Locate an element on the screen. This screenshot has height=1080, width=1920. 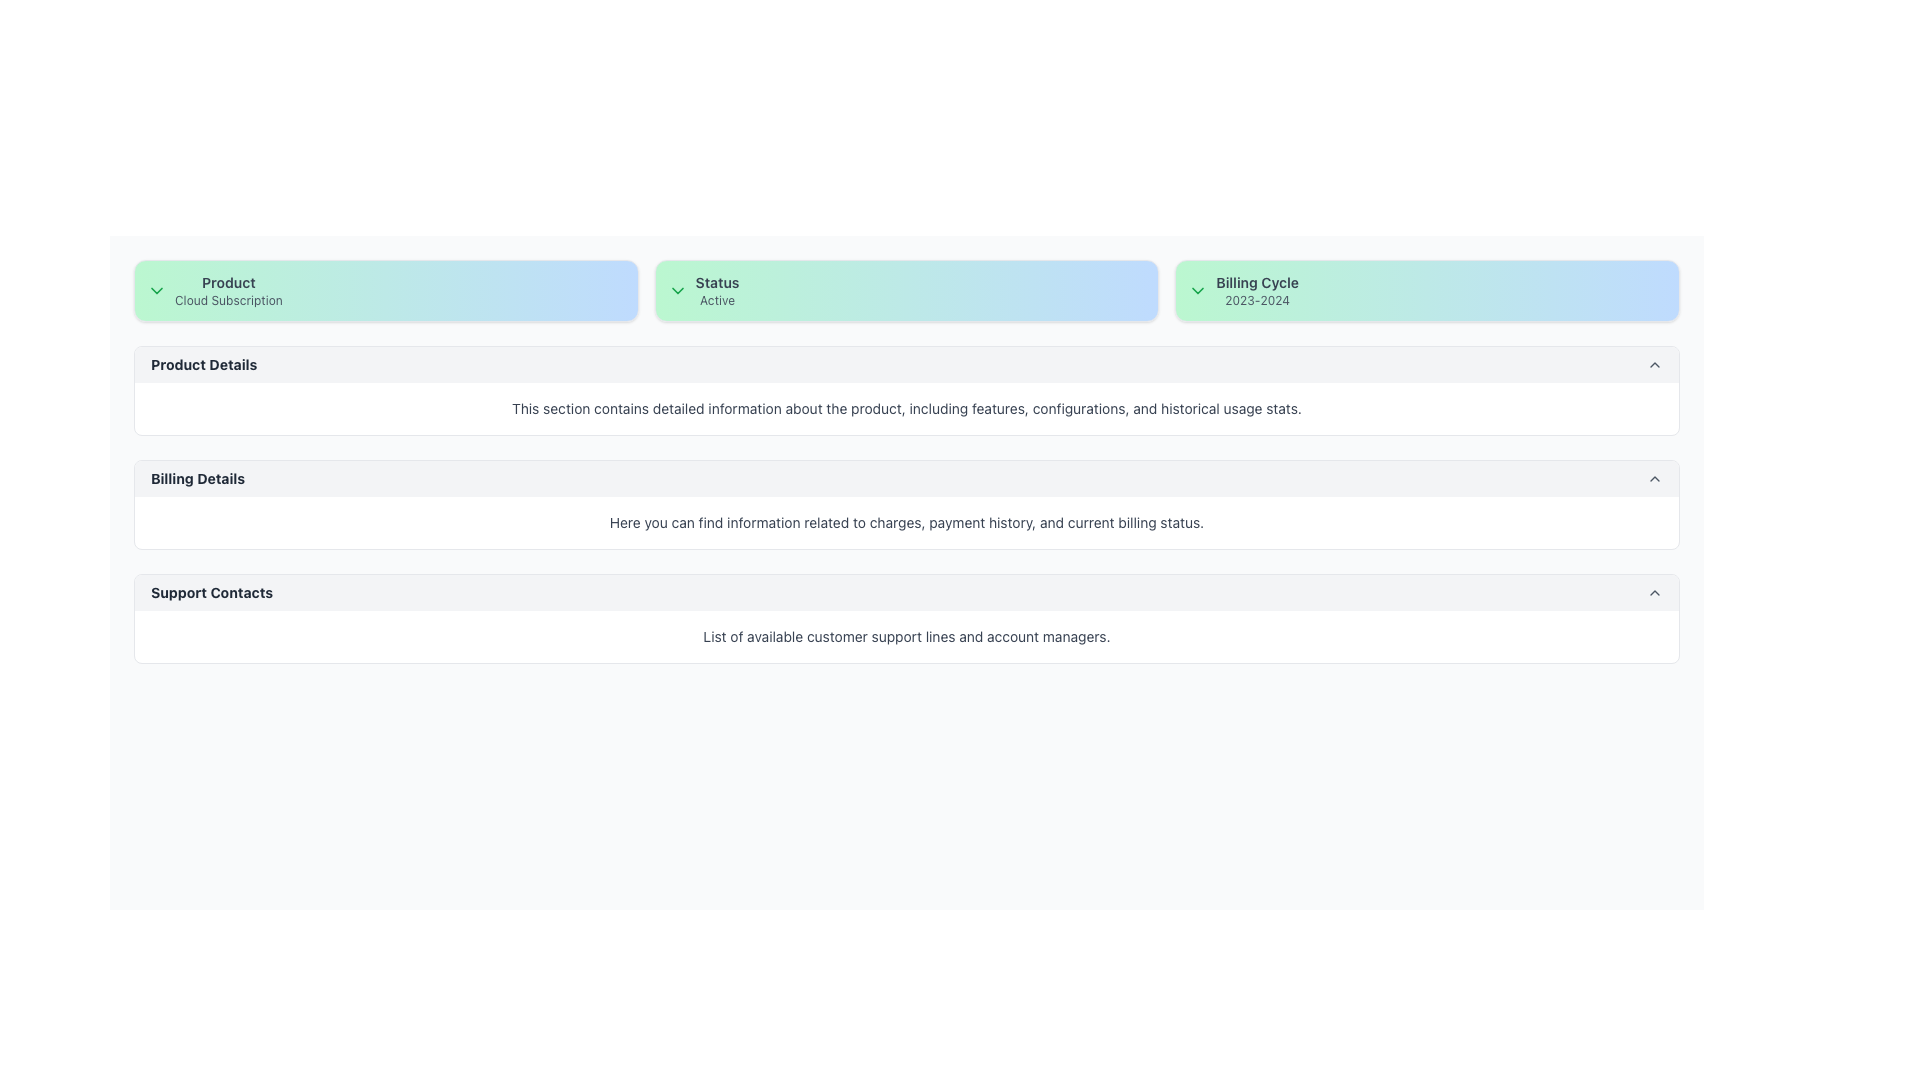
the chevron icon located at the far right side of the 'Support Contacts' section is located at coordinates (1655, 592).